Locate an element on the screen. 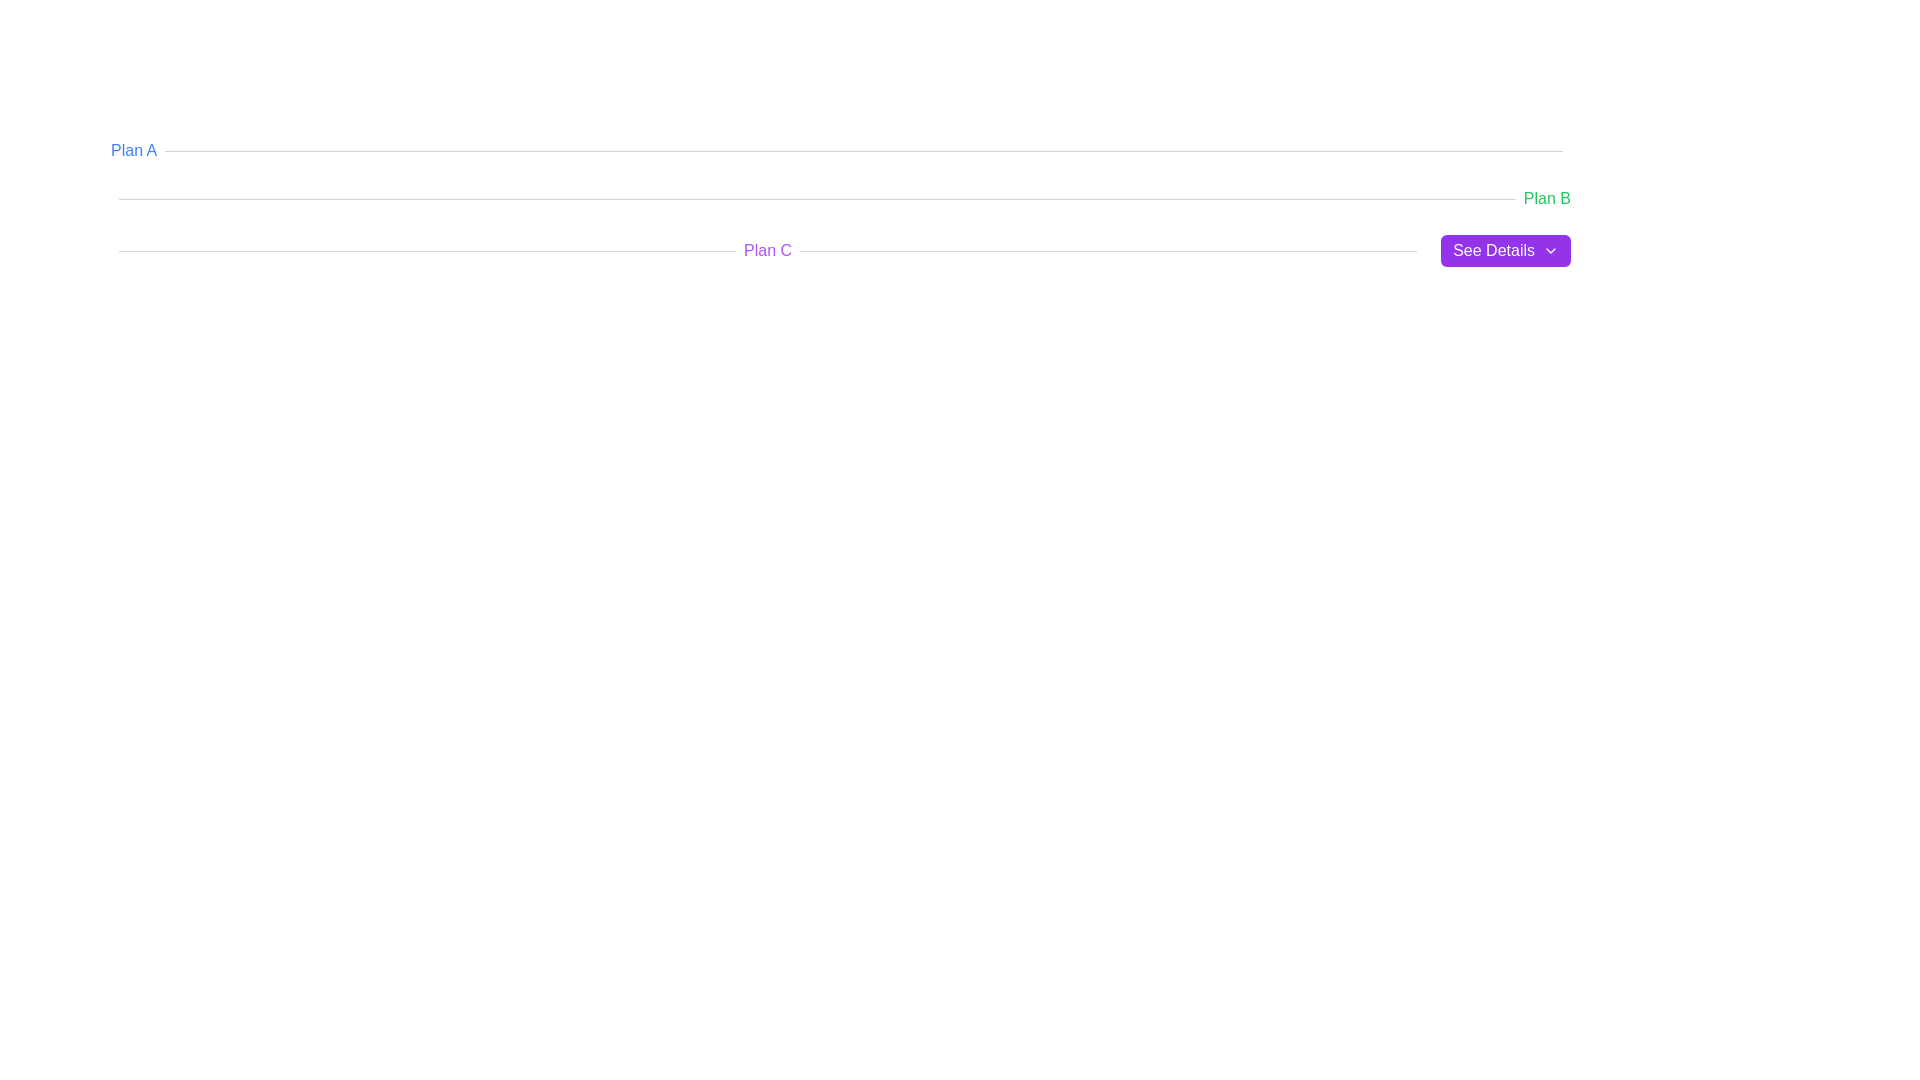 Image resolution: width=1920 pixels, height=1080 pixels. the 'Plan B' text label, which serves as an identifier adjacent to an underlined bar in the interface is located at coordinates (1546, 199).